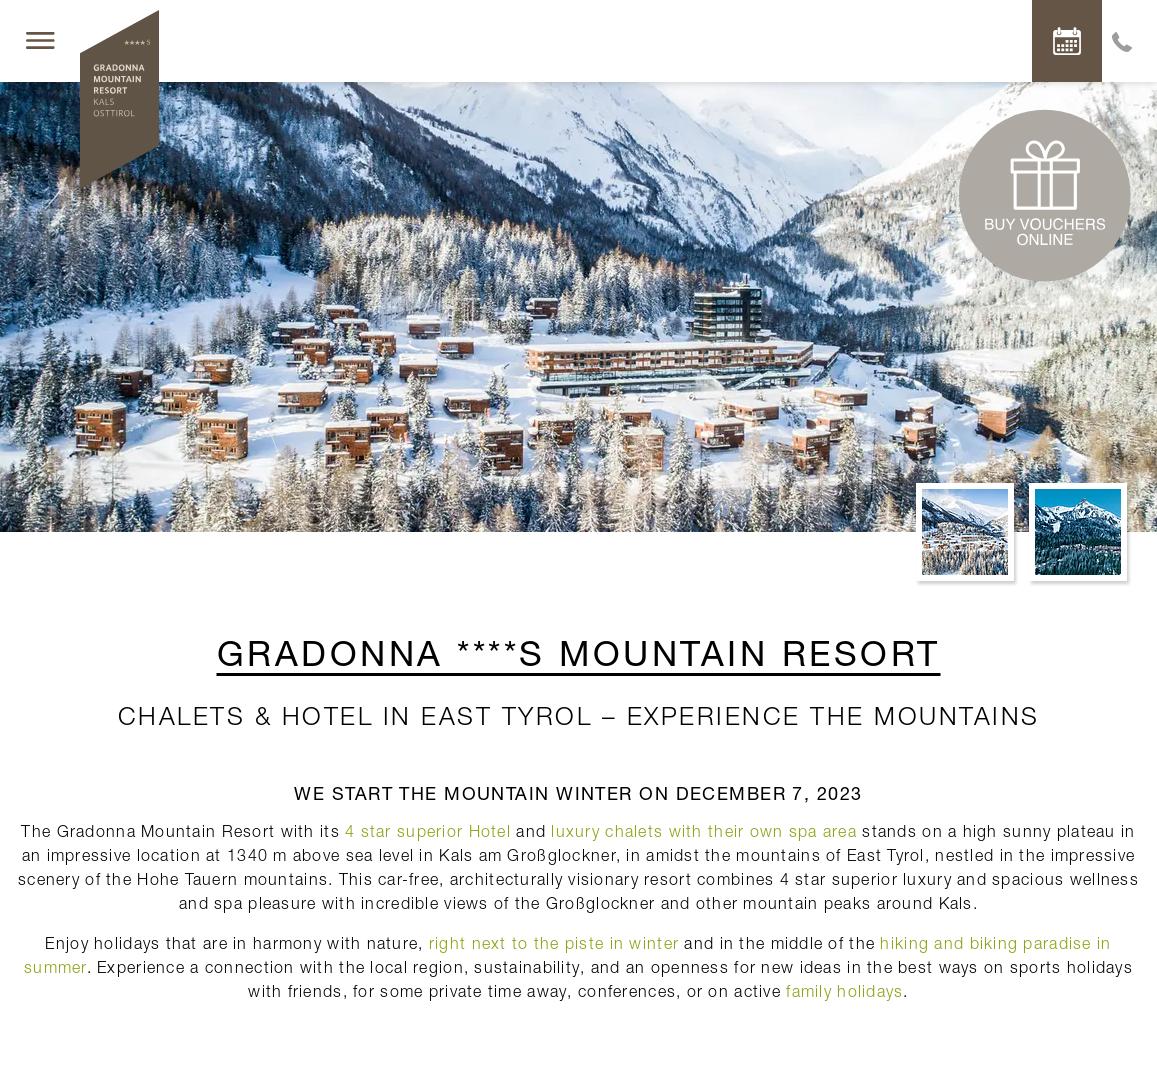 Image resolution: width=1157 pixels, height=1076 pixels. I want to click on 'and', so click(529, 829).